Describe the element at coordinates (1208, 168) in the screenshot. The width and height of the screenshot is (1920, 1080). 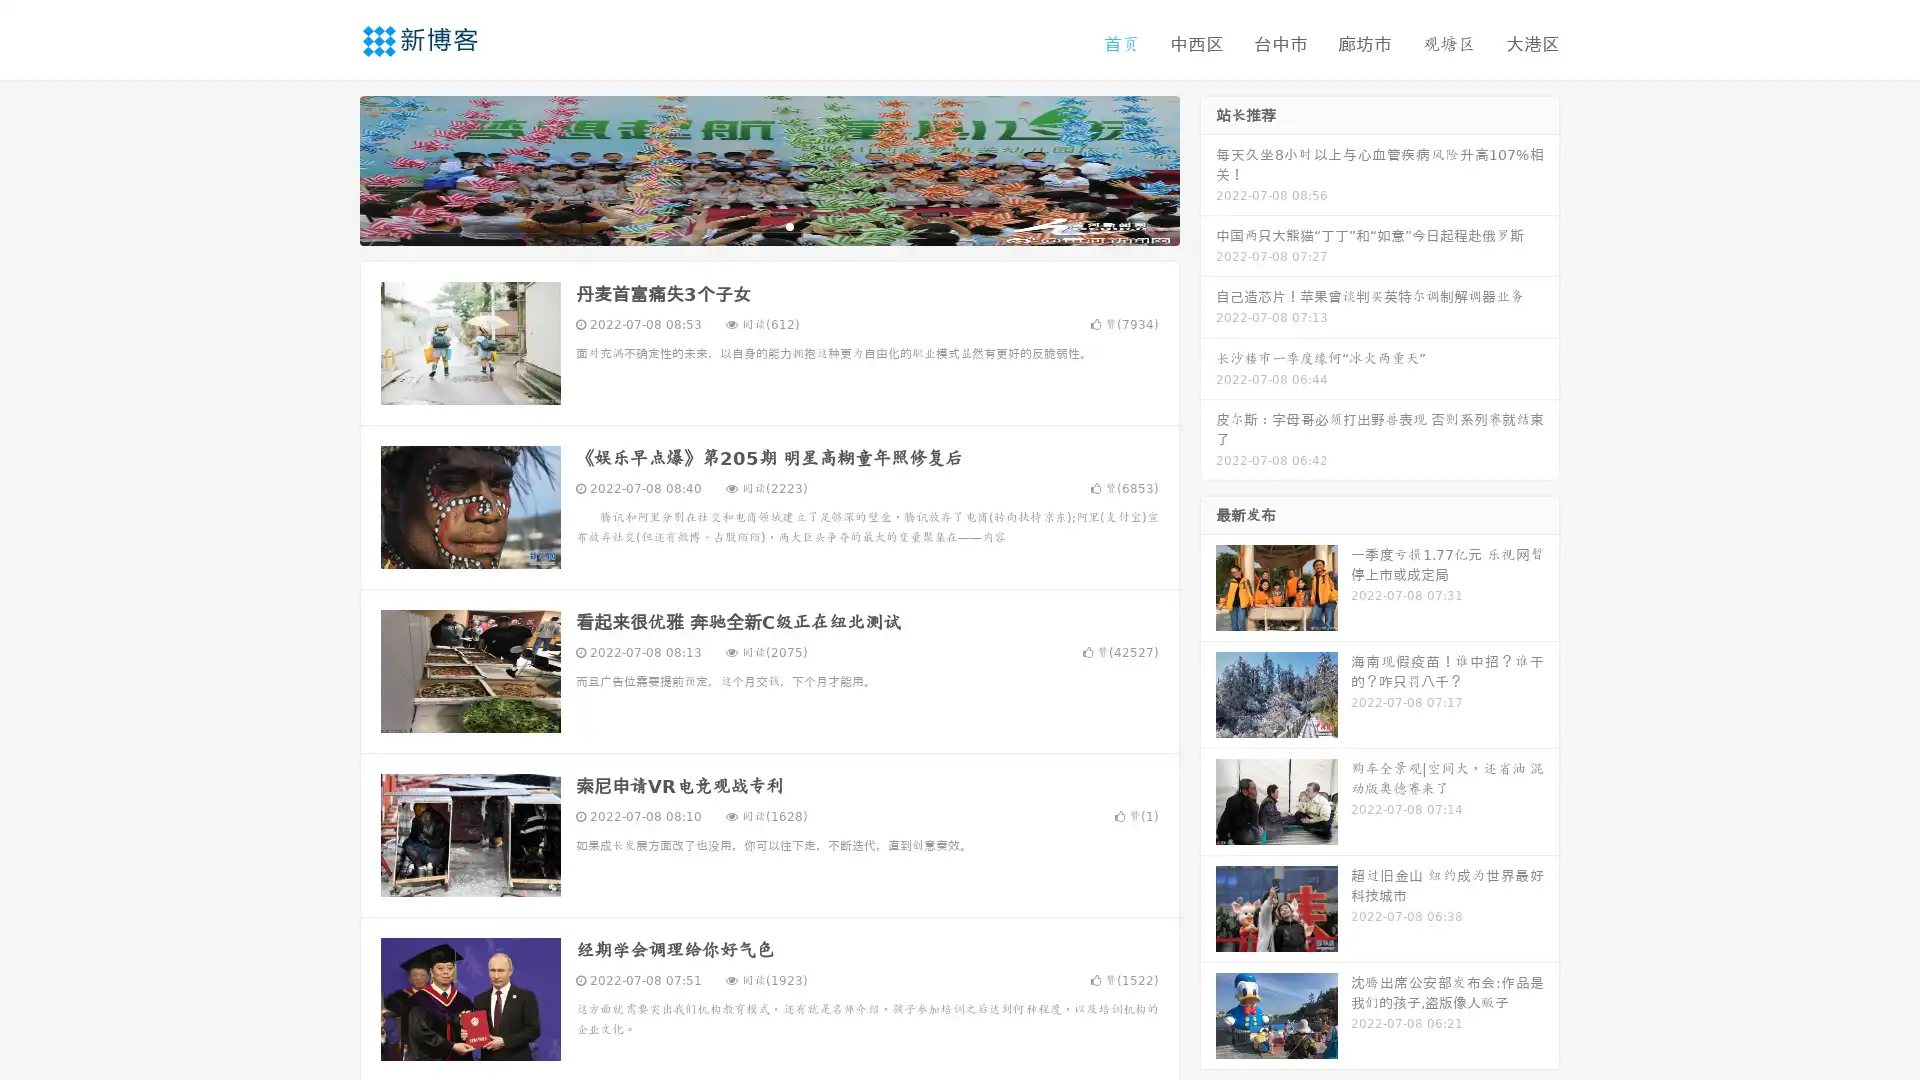
I see `Next slide` at that location.